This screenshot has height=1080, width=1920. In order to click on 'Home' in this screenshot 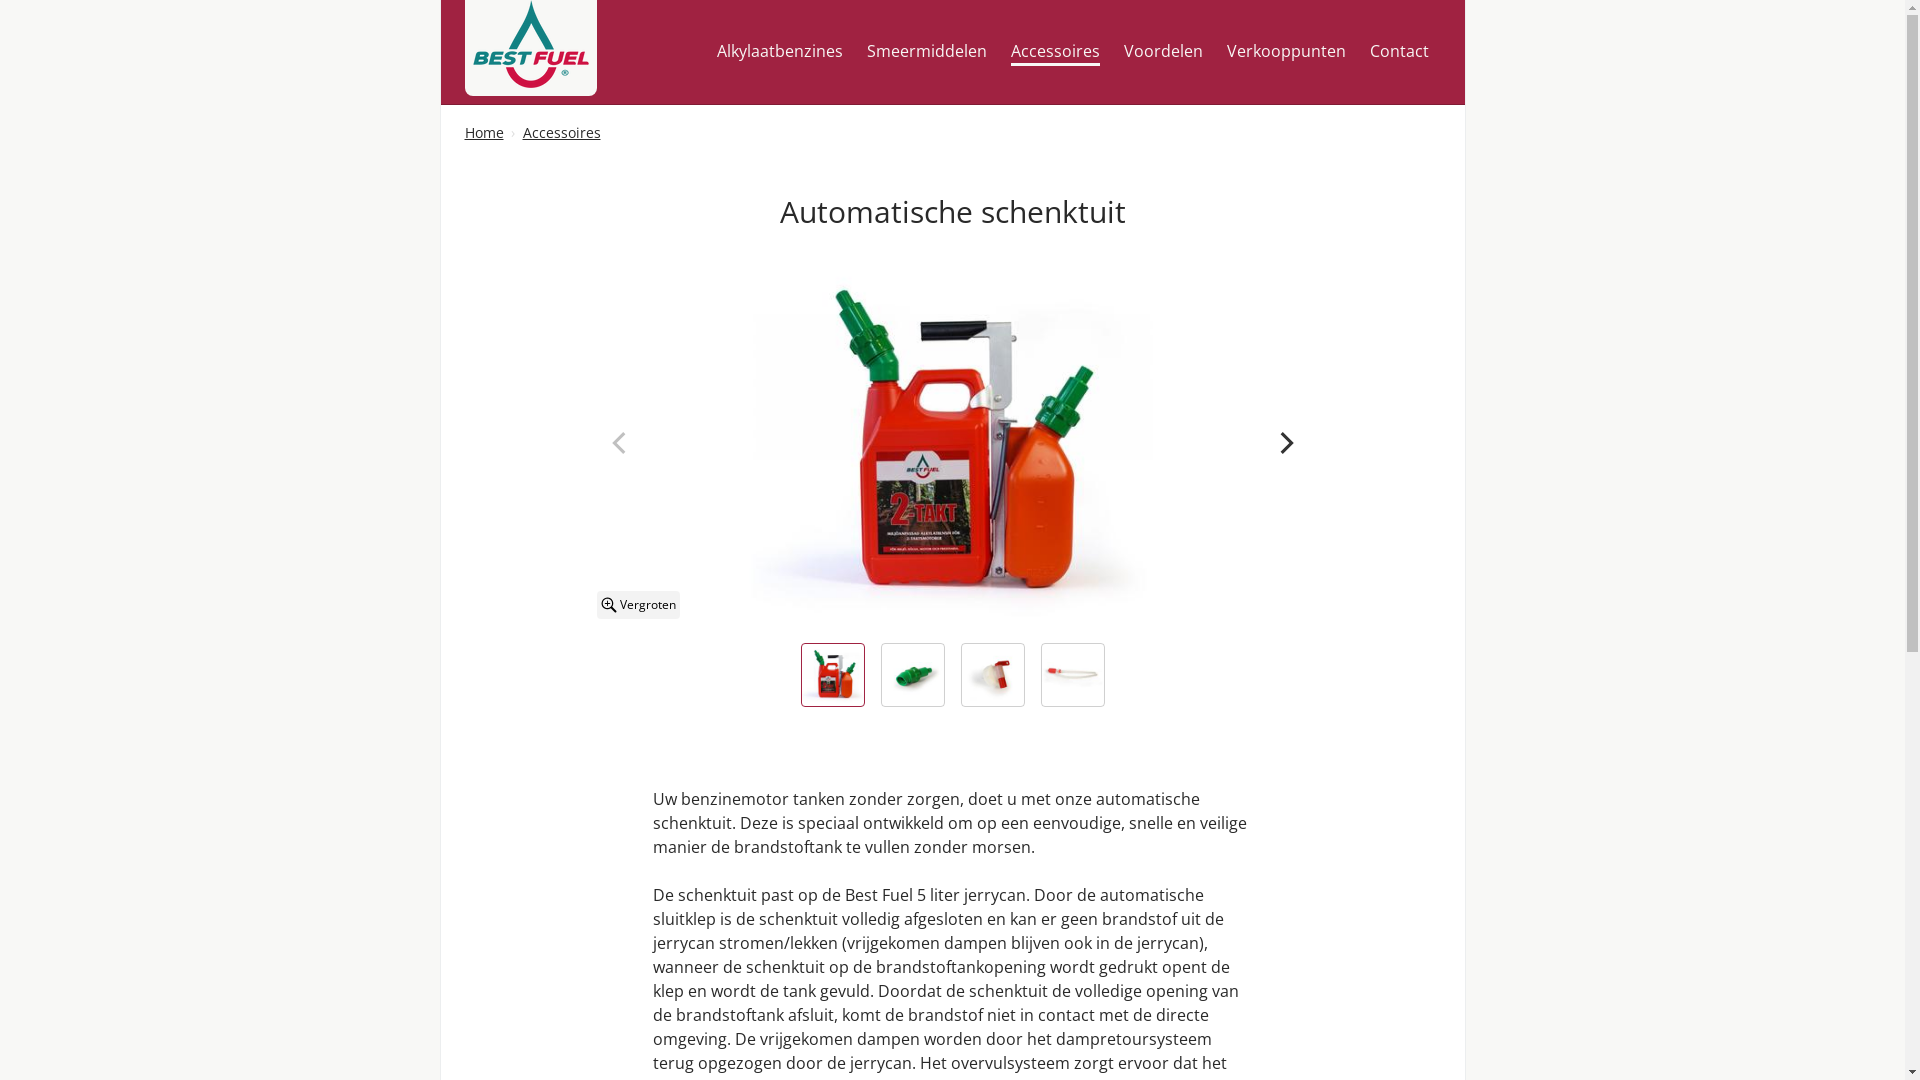, I will do `click(463, 132)`.